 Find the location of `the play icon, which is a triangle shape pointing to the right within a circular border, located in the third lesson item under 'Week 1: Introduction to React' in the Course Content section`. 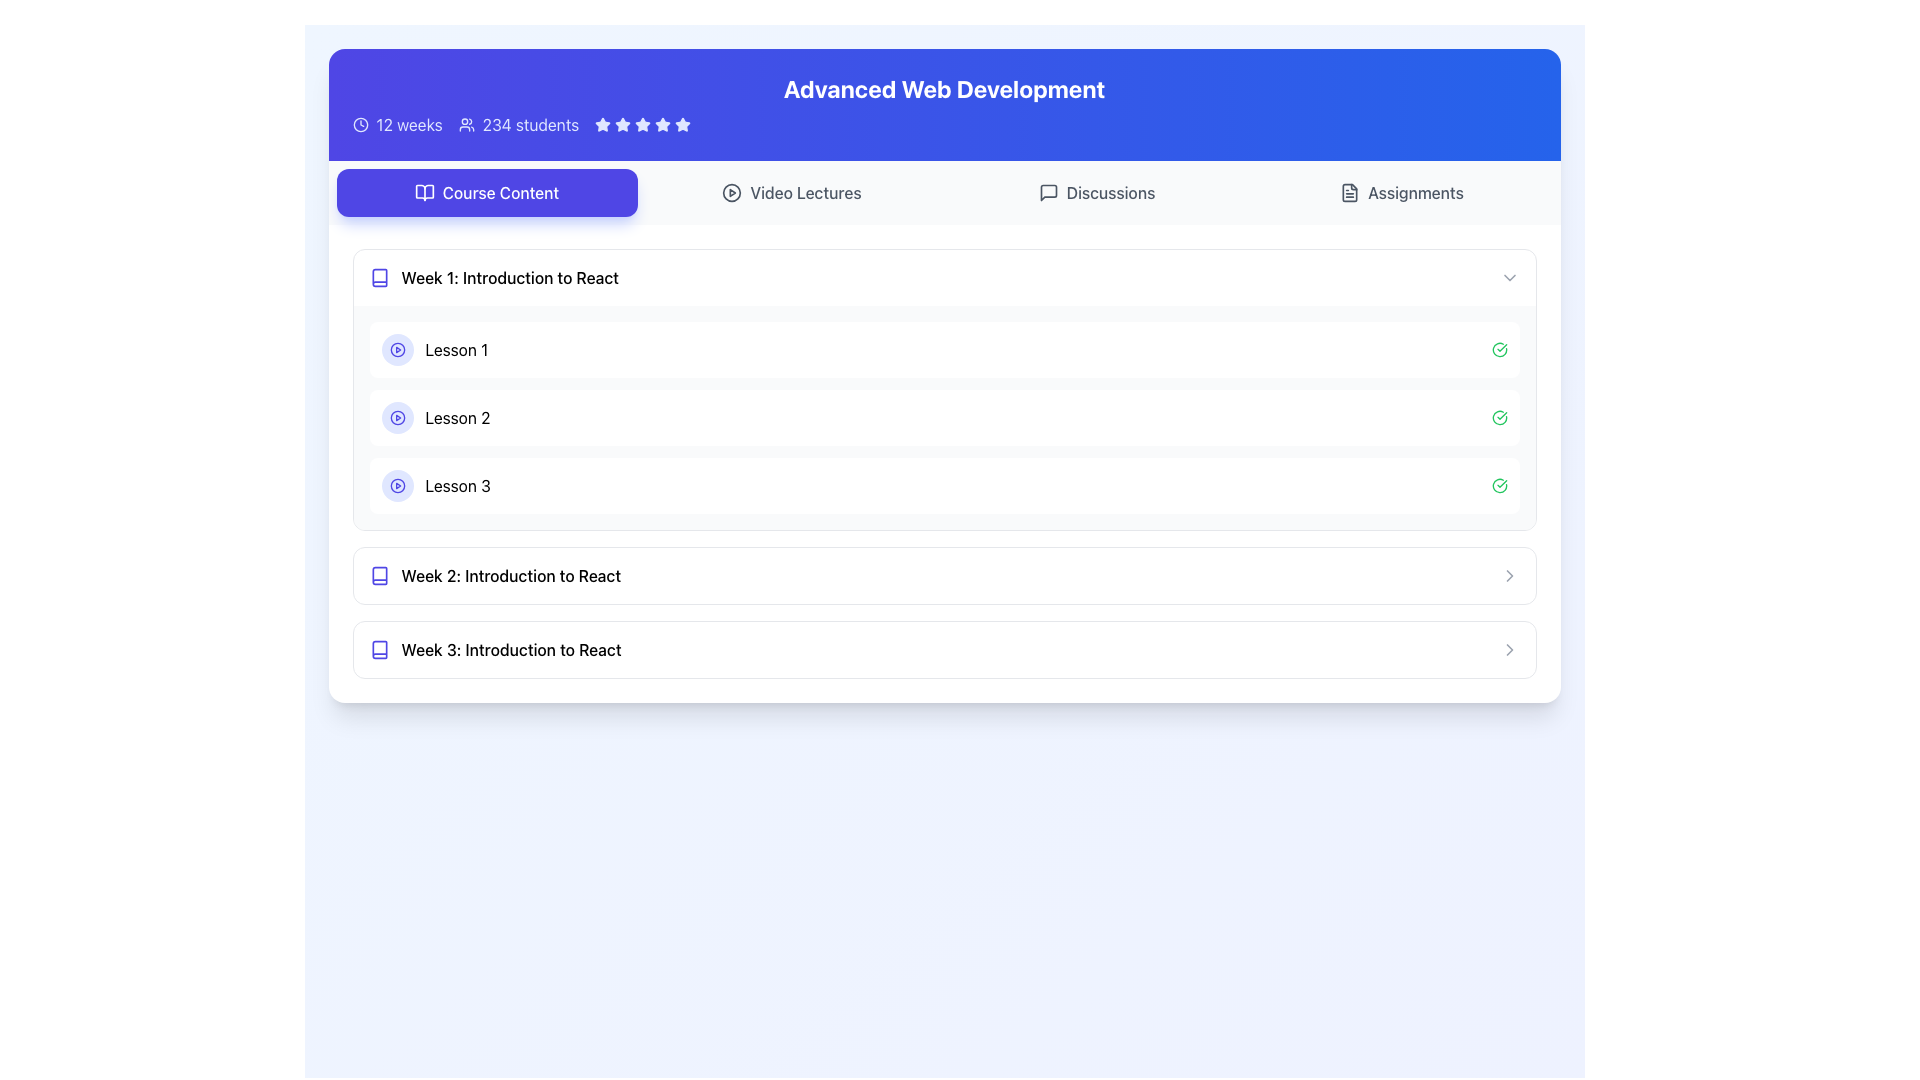

the play icon, which is a triangle shape pointing to the right within a circular border, located in the third lesson item under 'Week 1: Introduction to React' in the Course Content section is located at coordinates (397, 486).